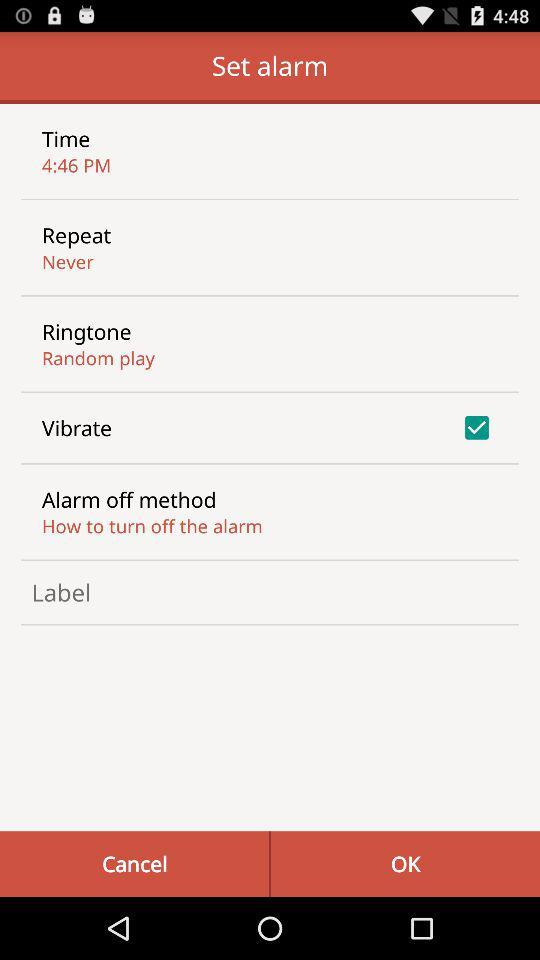 The height and width of the screenshot is (960, 540). Describe the element at coordinates (75, 164) in the screenshot. I see `4:46 pm item` at that location.